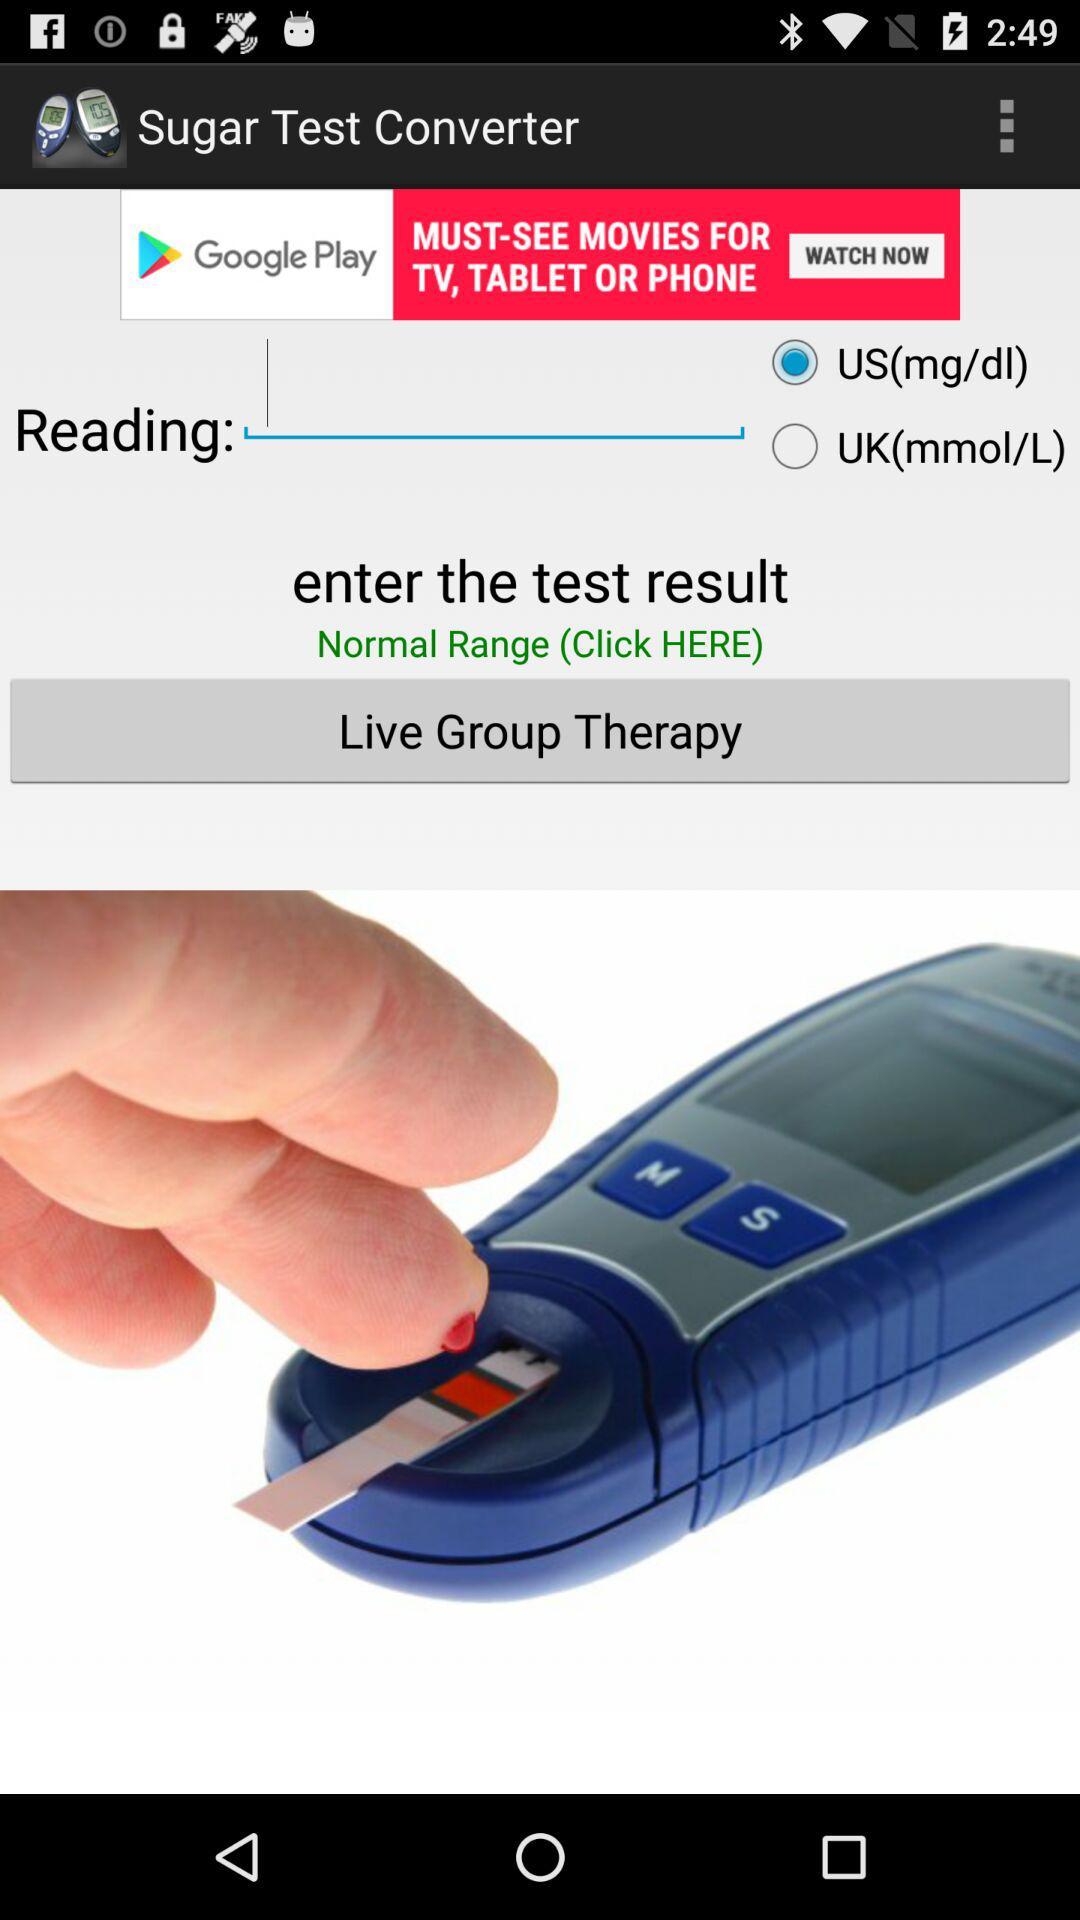 Image resolution: width=1080 pixels, height=1920 pixels. I want to click on press on blood test monitor button, so click(540, 1271).